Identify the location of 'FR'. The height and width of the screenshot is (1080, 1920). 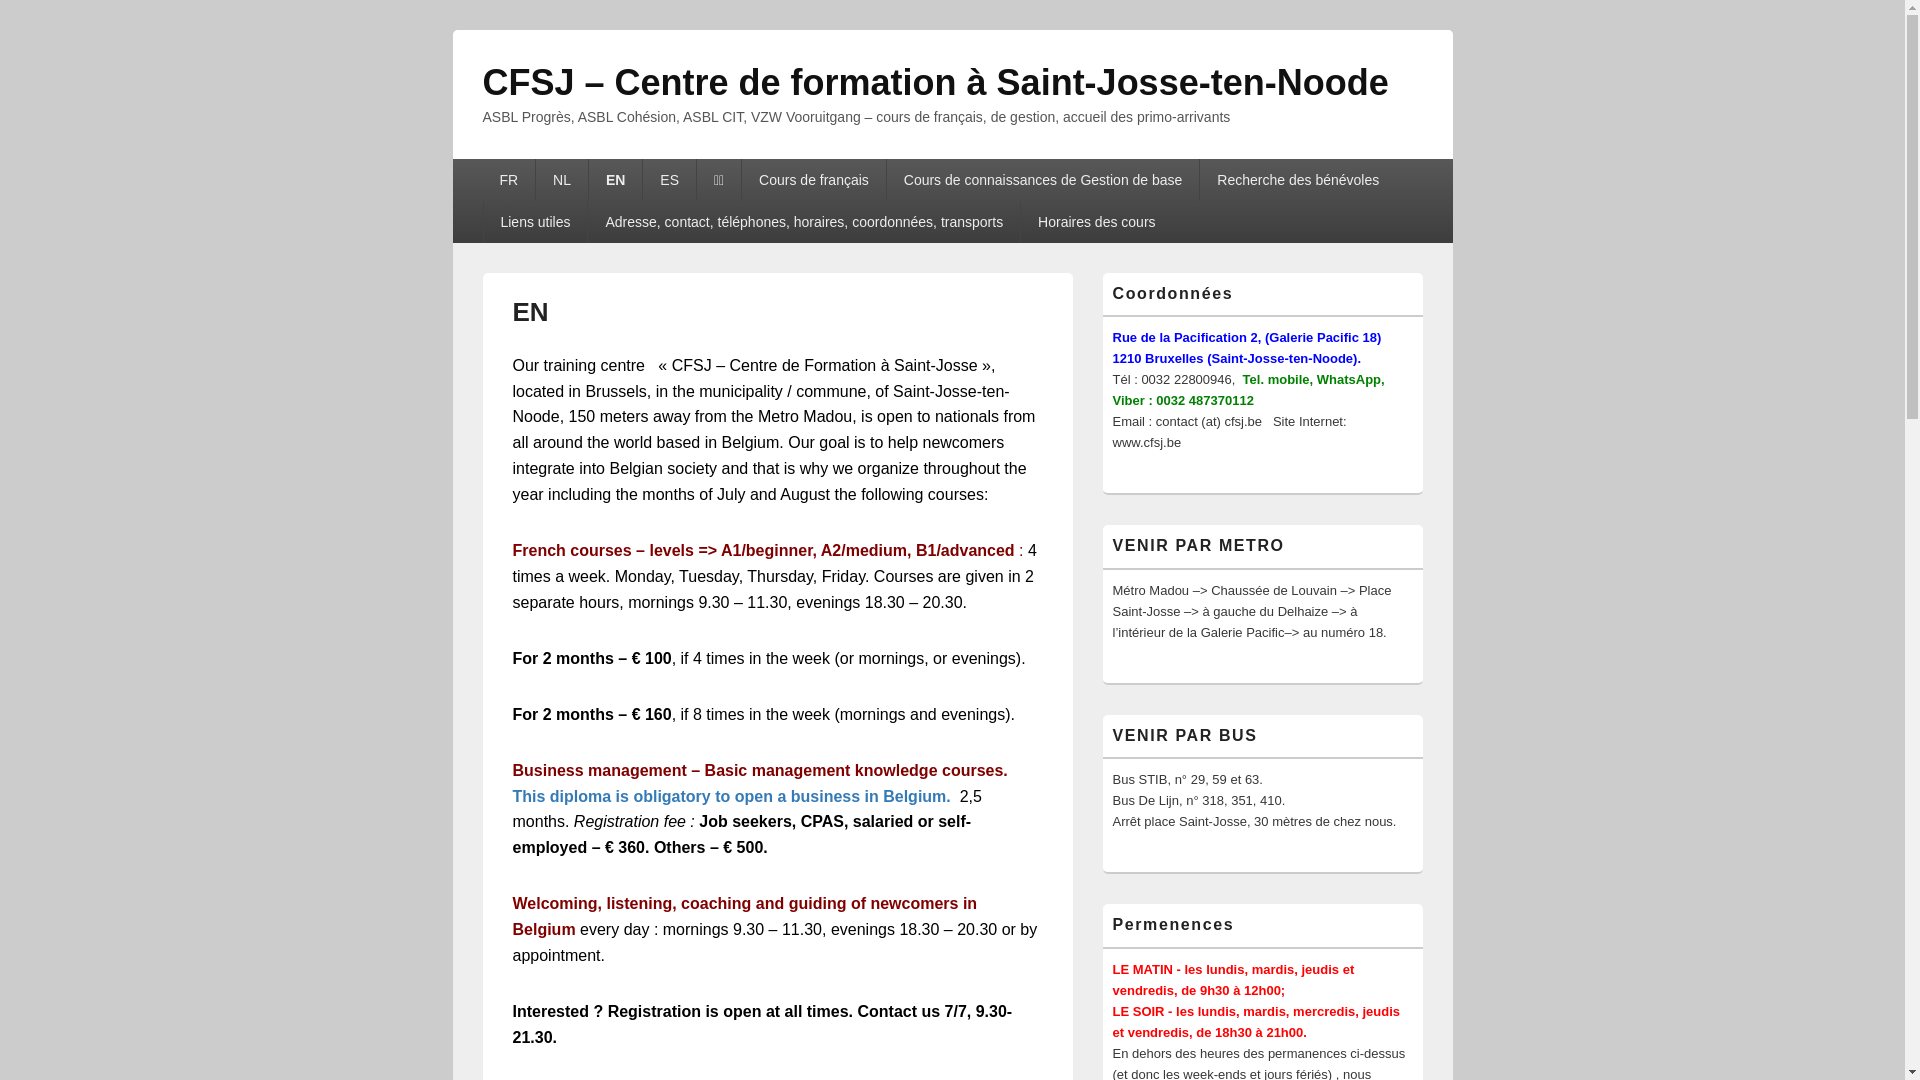
(508, 180).